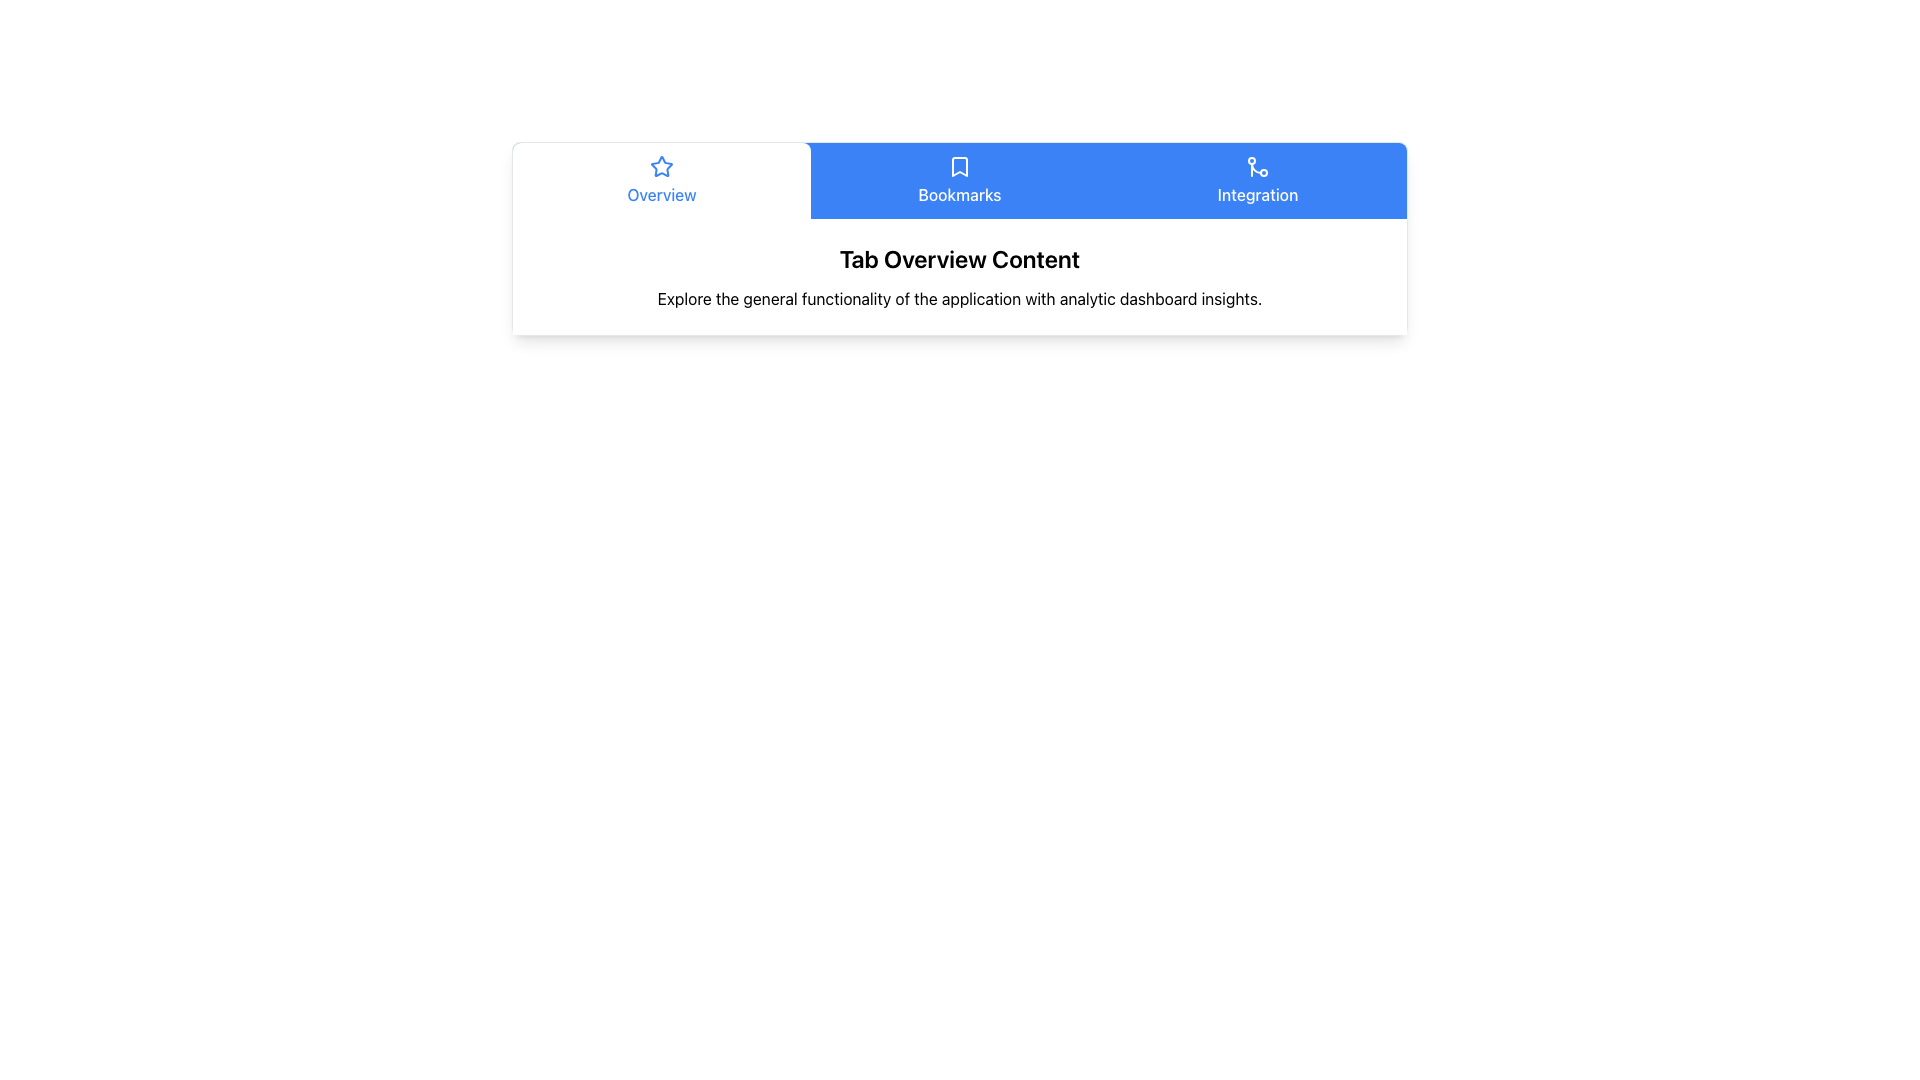 This screenshot has width=1920, height=1080. I want to click on the 'Overview' tab icon located in the far-left position of the tab navigation bar, so click(662, 165).